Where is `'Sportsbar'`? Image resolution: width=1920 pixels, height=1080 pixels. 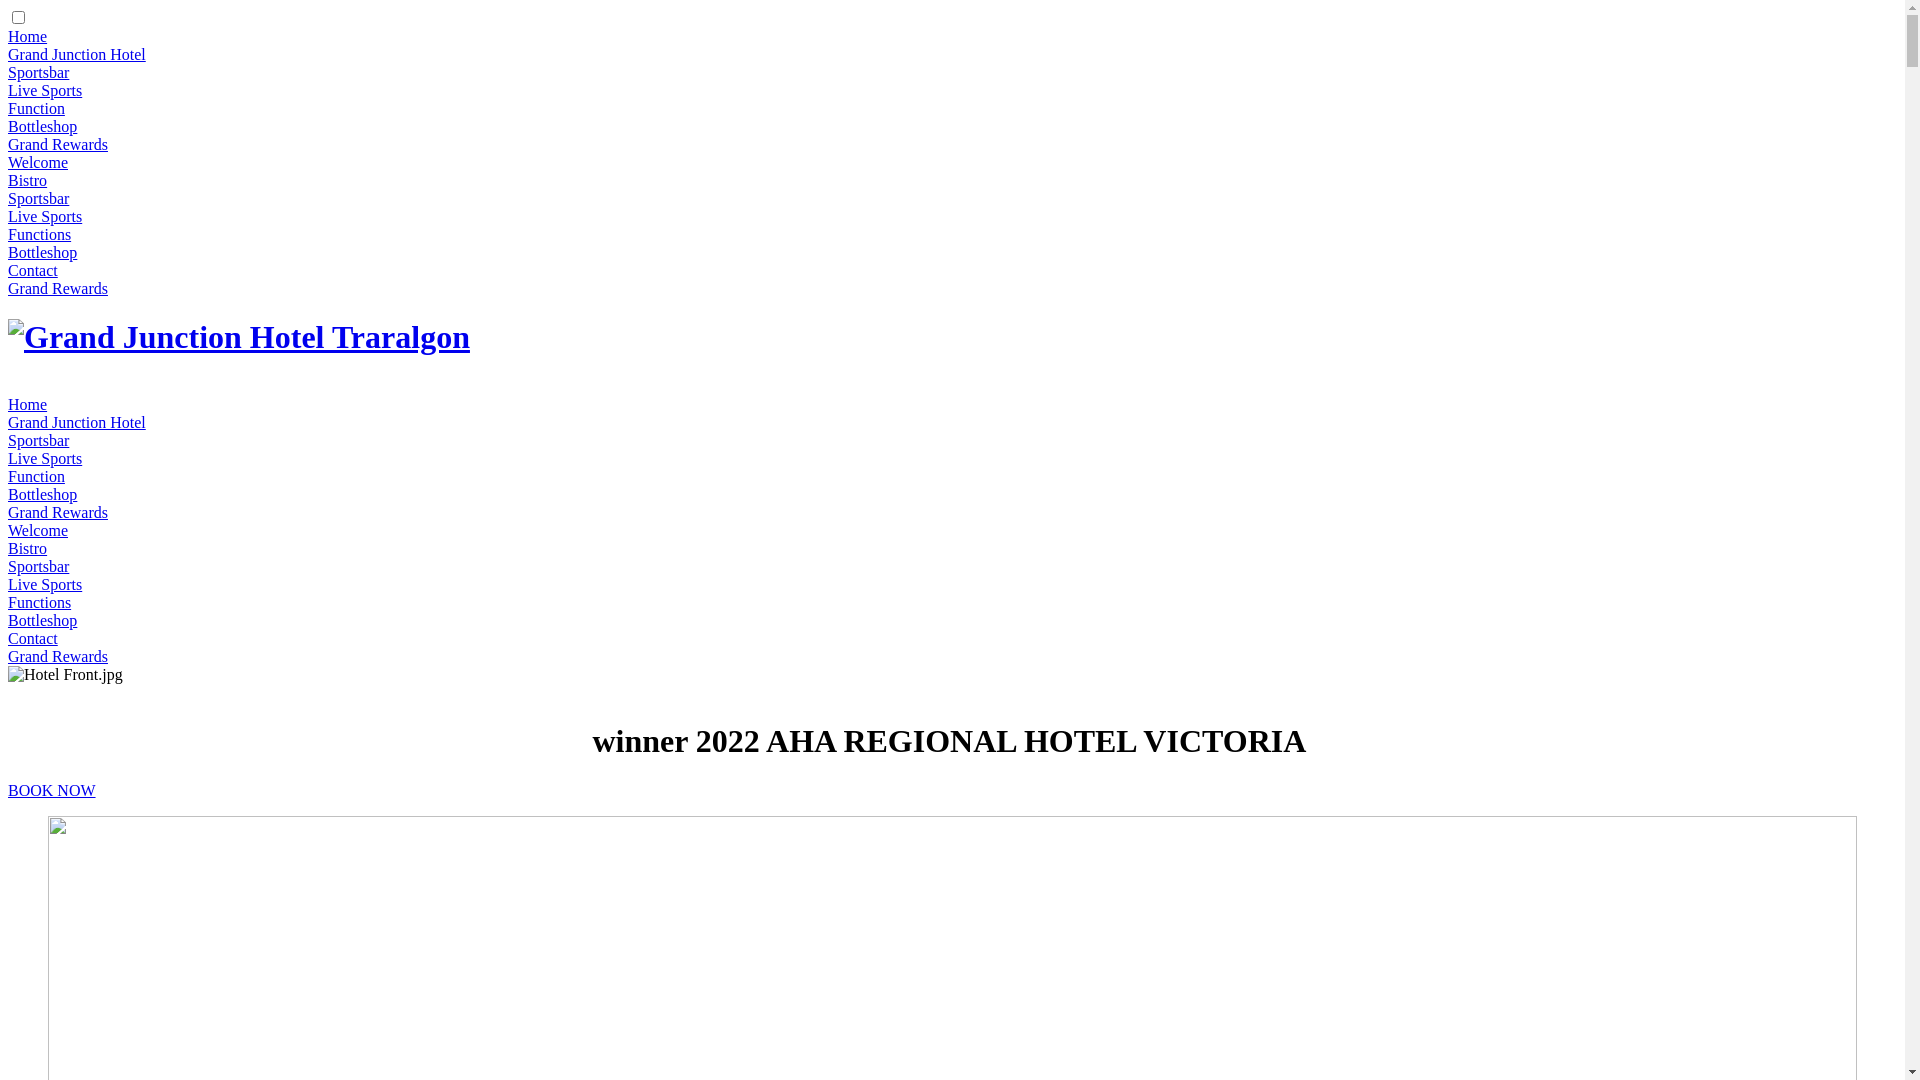
'Sportsbar' is located at coordinates (38, 566).